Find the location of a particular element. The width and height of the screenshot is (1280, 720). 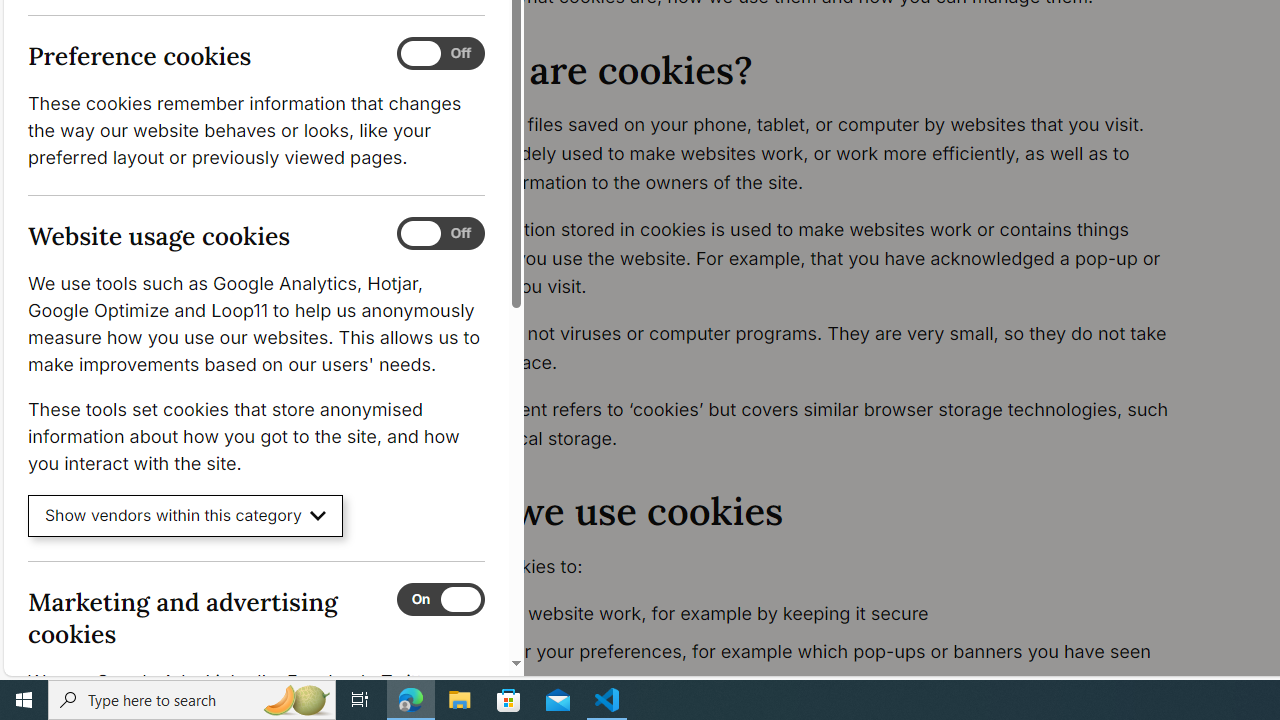

'Marketing and advertising cookies' is located at coordinates (439, 598).